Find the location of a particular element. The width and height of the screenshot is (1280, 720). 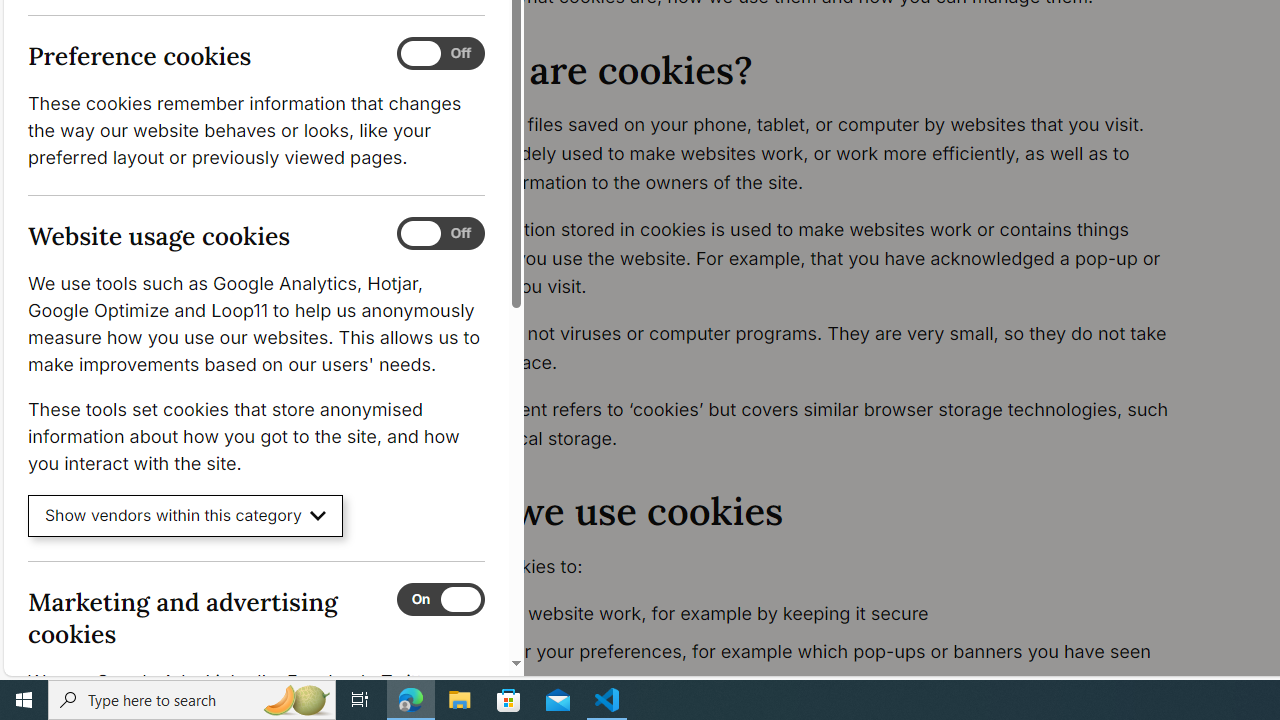

'Marketing and advertising cookies' is located at coordinates (439, 598).